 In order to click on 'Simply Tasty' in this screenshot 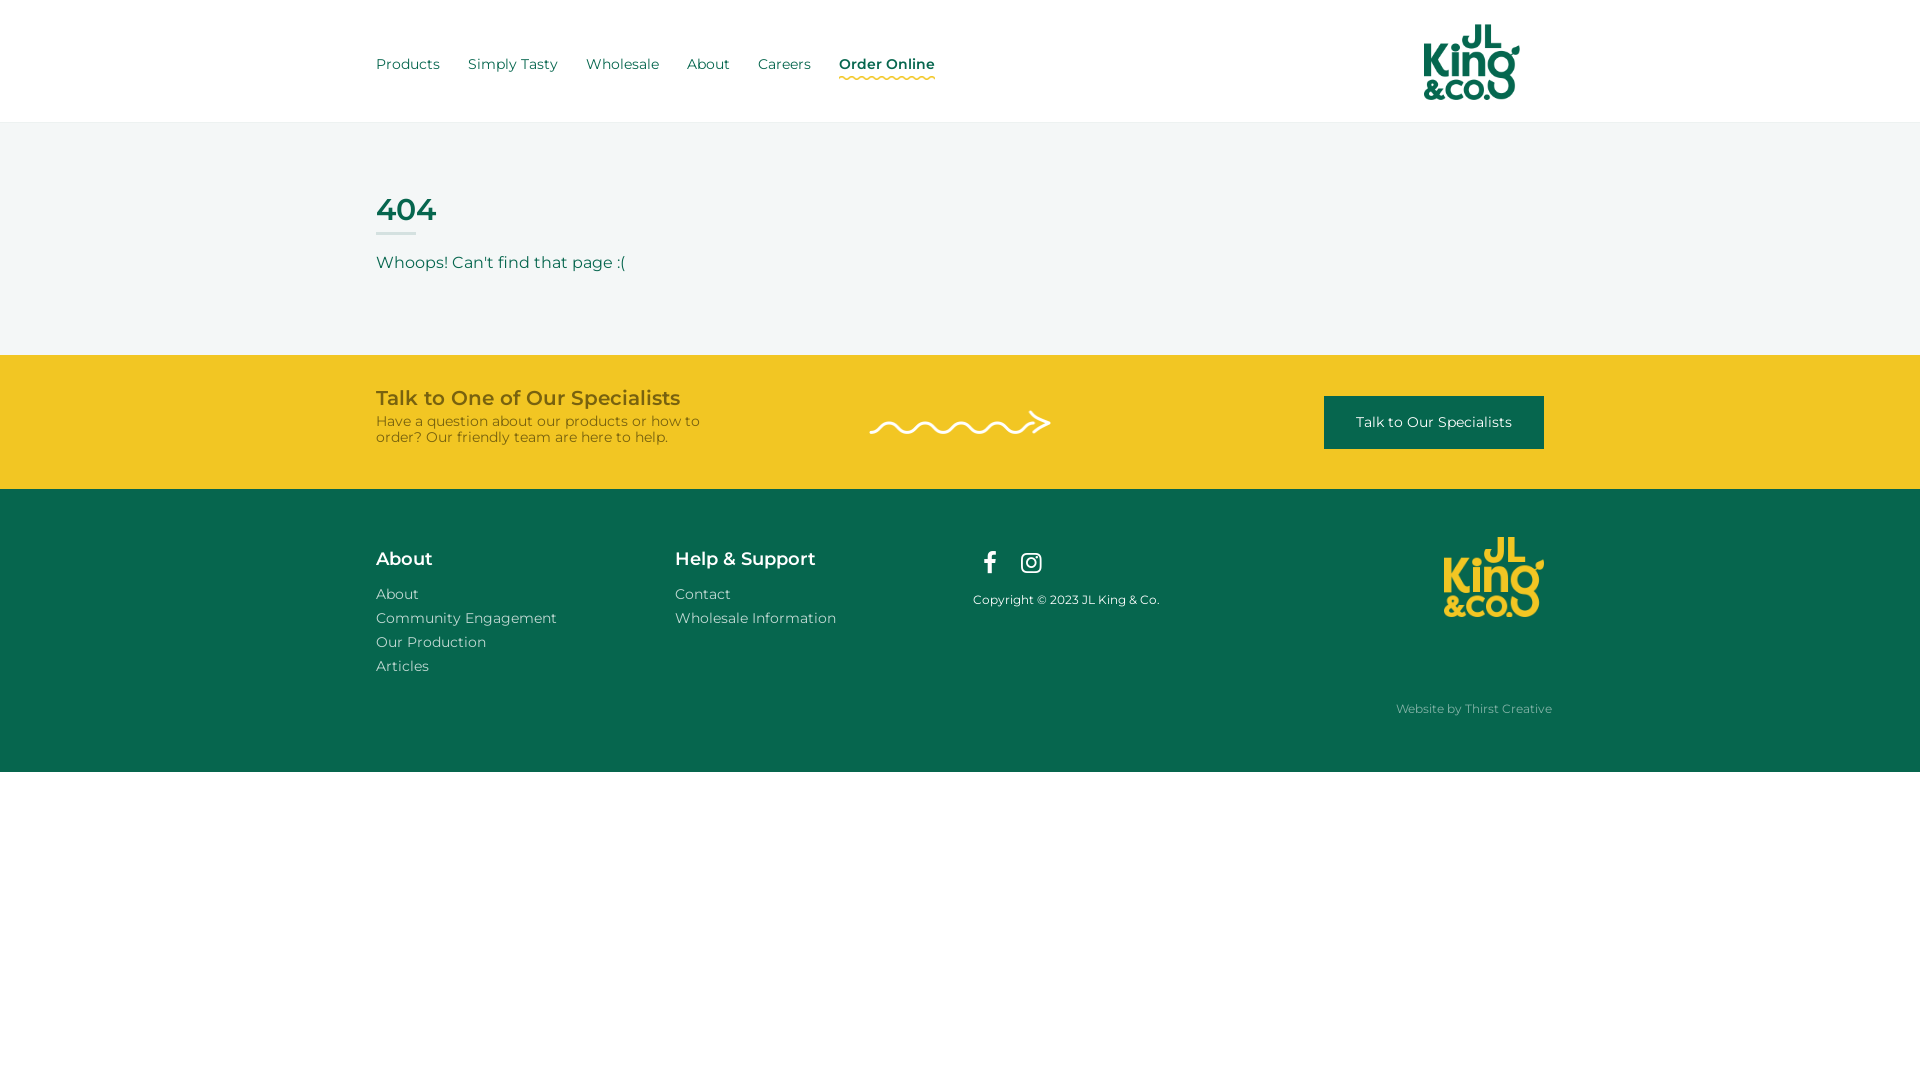, I will do `click(513, 63)`.